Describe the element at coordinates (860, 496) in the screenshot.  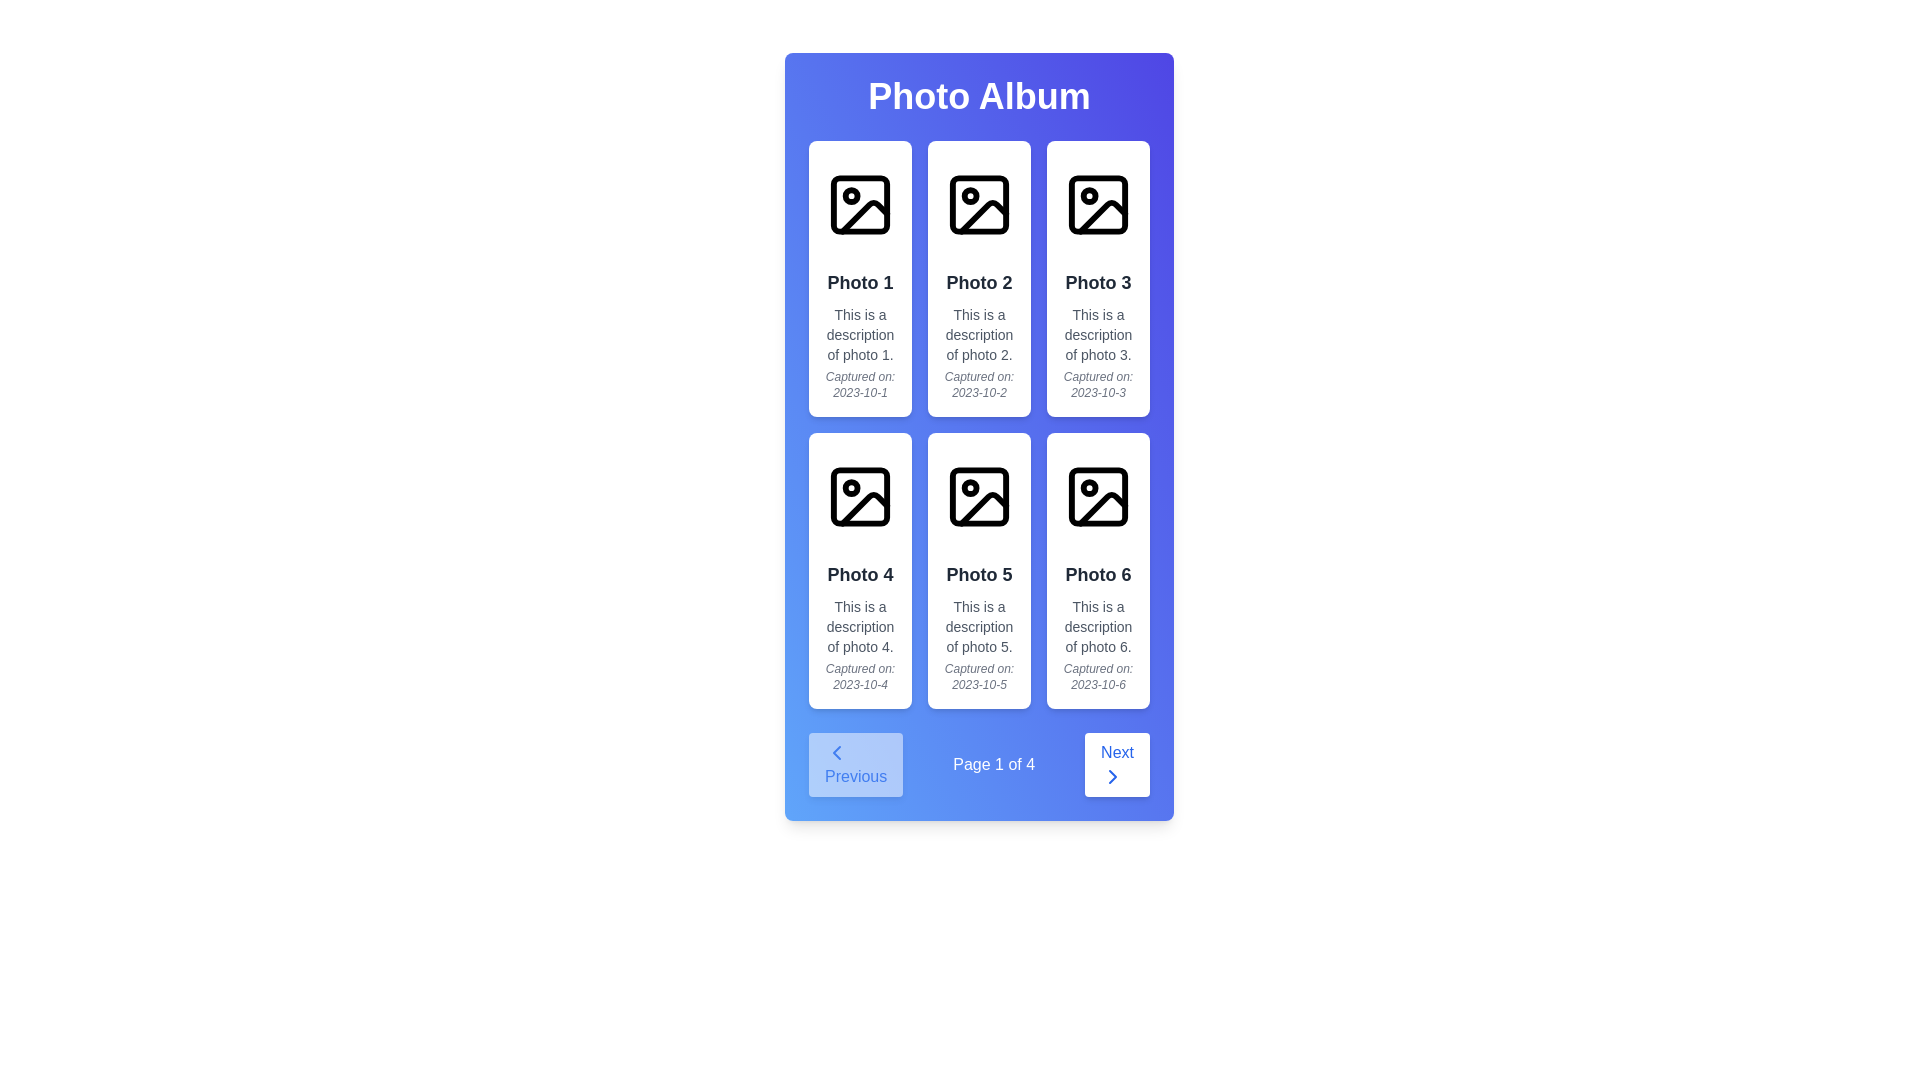
I see `the decorative SVG rectangle representing the photo icon located in the top-left of the photo card for 'Photo 4' in the second row, first column of the grid layout` at that location.